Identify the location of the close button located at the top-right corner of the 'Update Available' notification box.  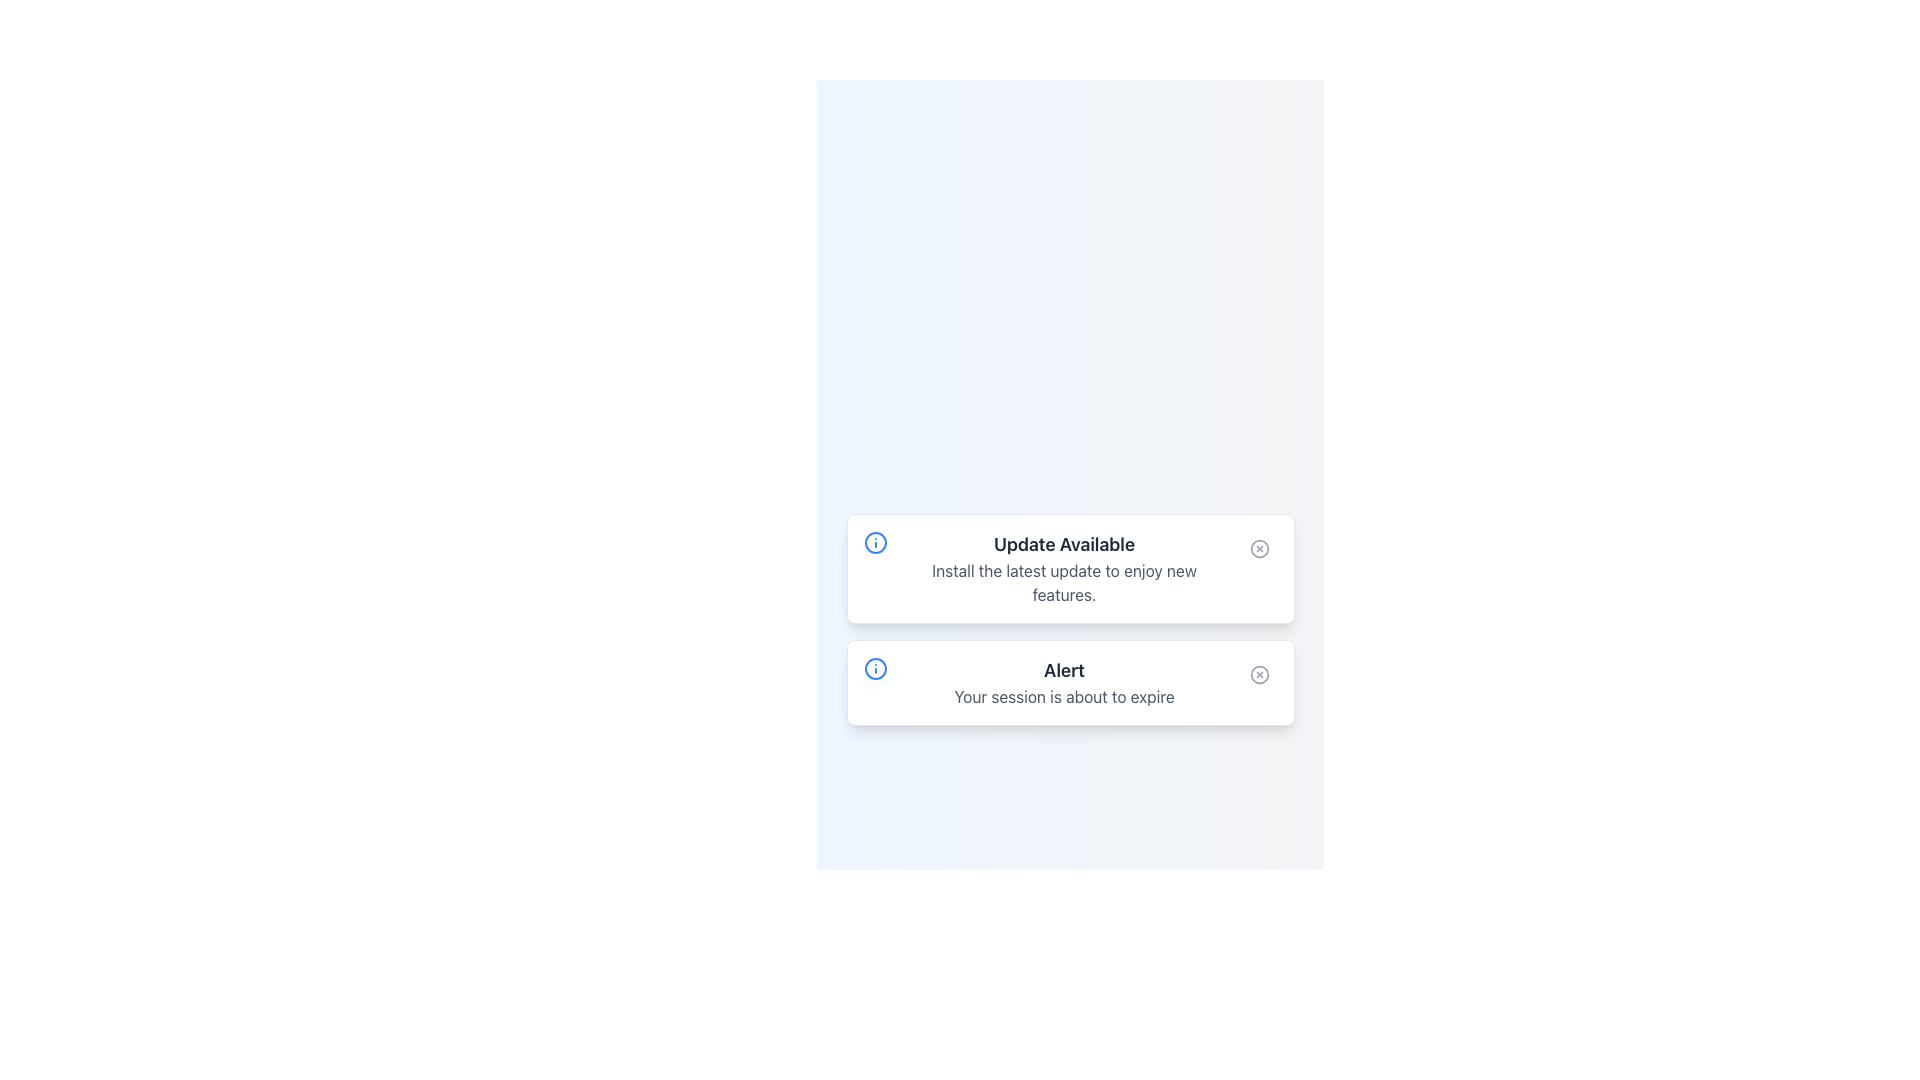
(1258, 548).